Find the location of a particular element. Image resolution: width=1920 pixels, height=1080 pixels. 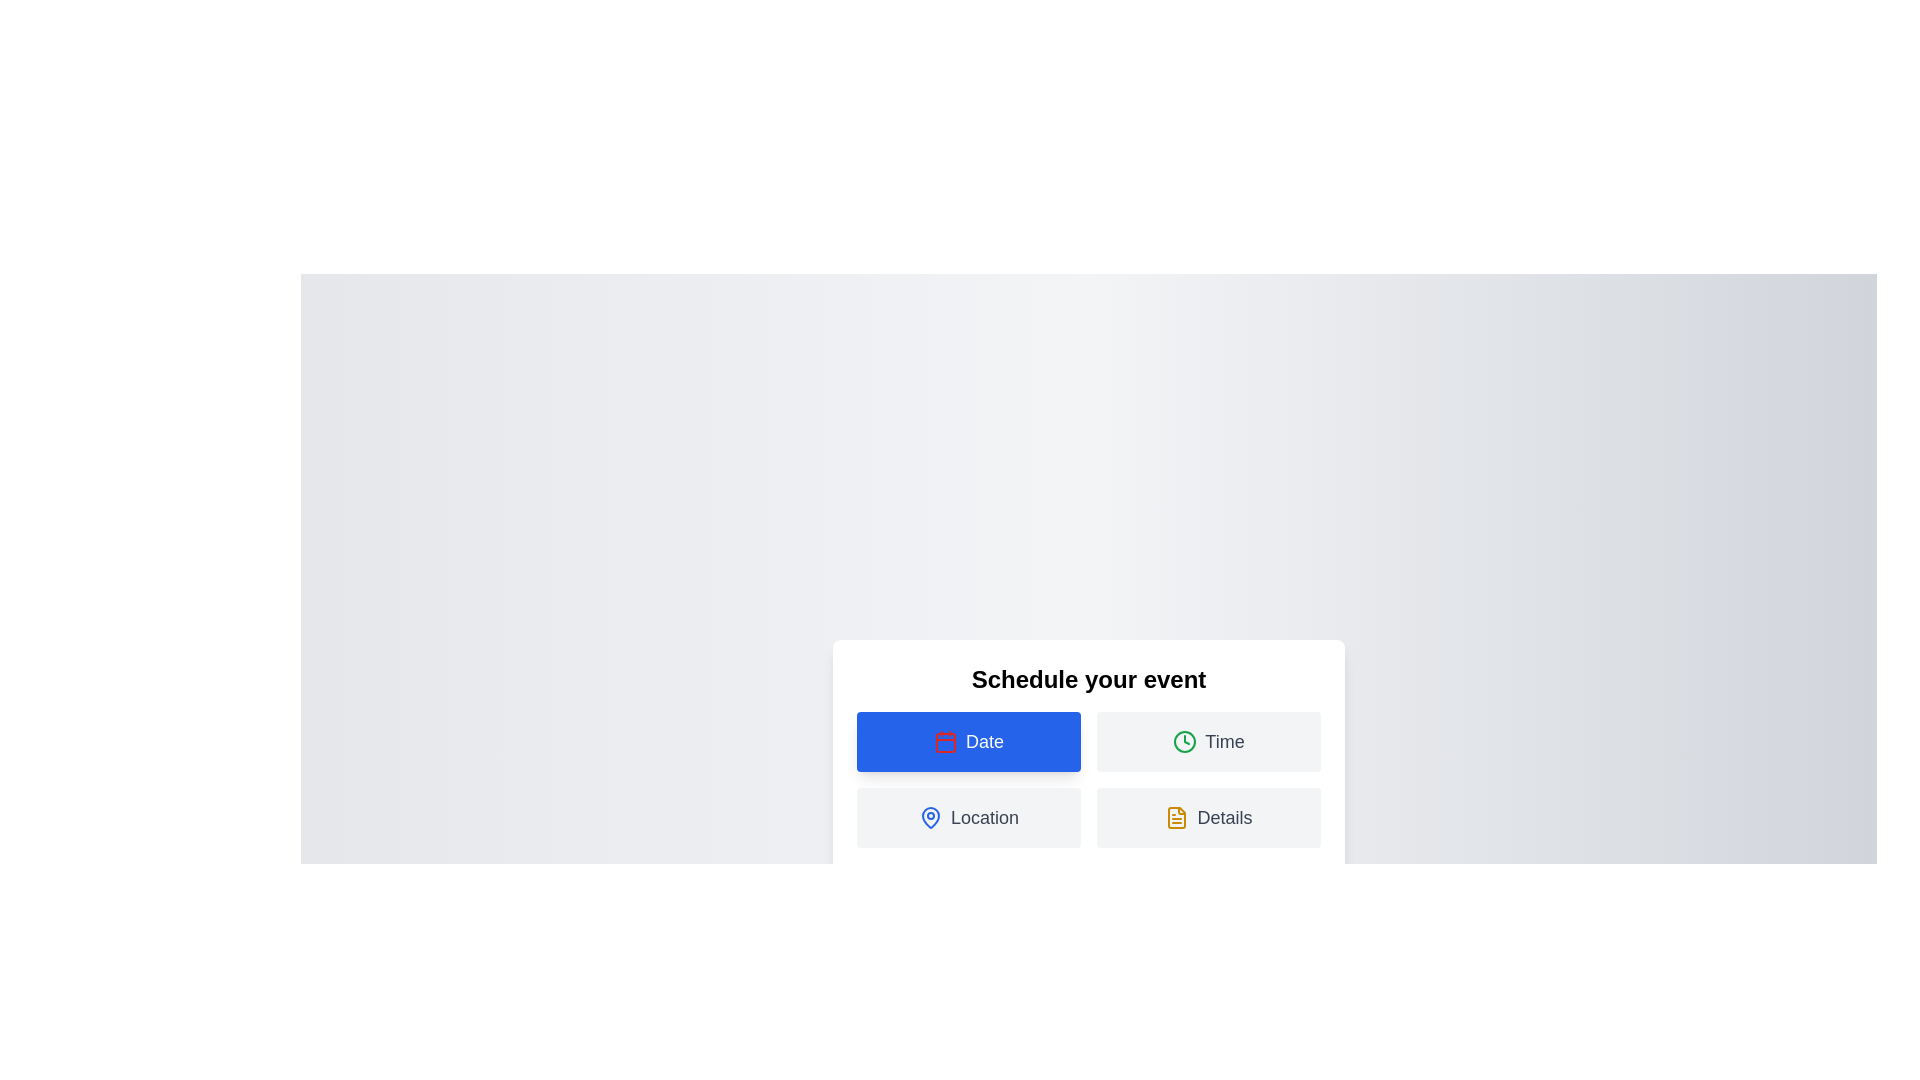

the text label displaying 'Details' in dark gray, located in the right column of the second row in a grid layout, which is accompanied by a document icon is located at coordinates (1223, 817).